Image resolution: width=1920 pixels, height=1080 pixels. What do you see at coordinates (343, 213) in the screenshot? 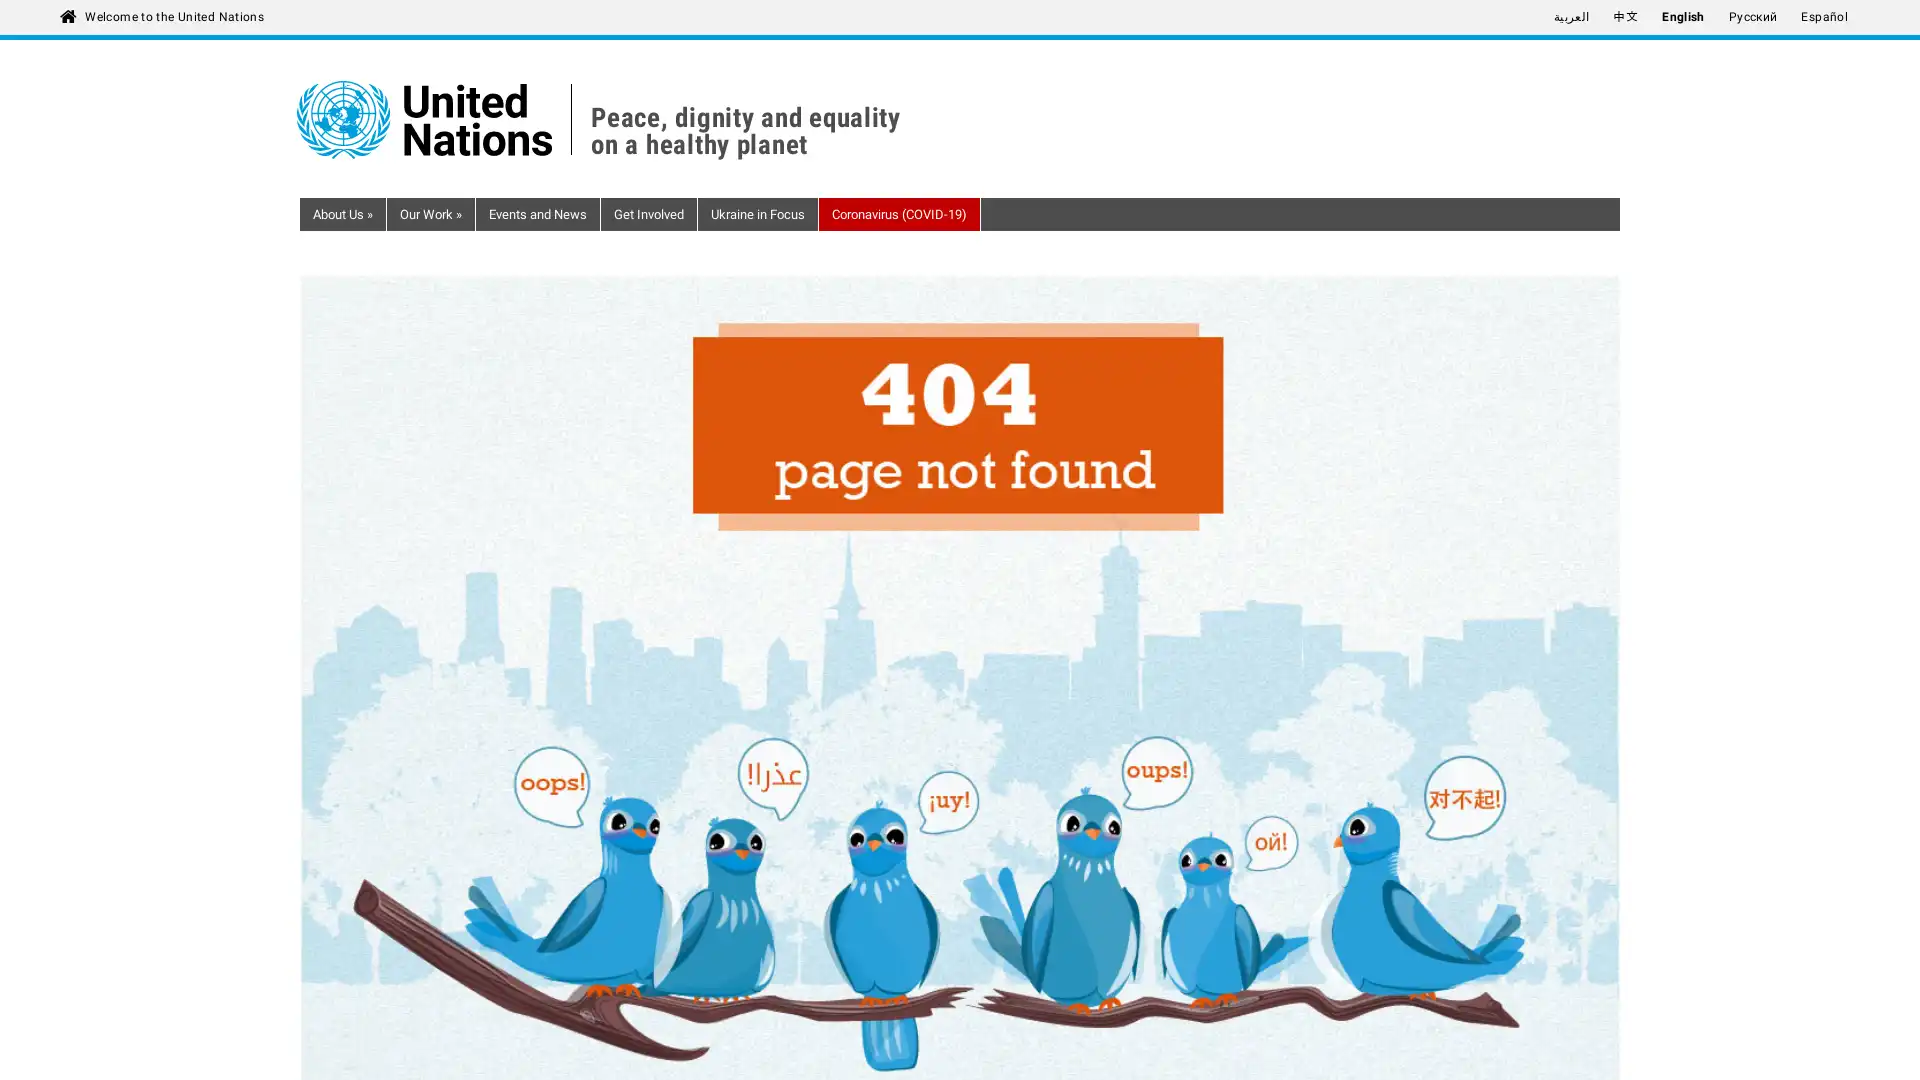
I see `About Us` at bounding box center [343, 213].